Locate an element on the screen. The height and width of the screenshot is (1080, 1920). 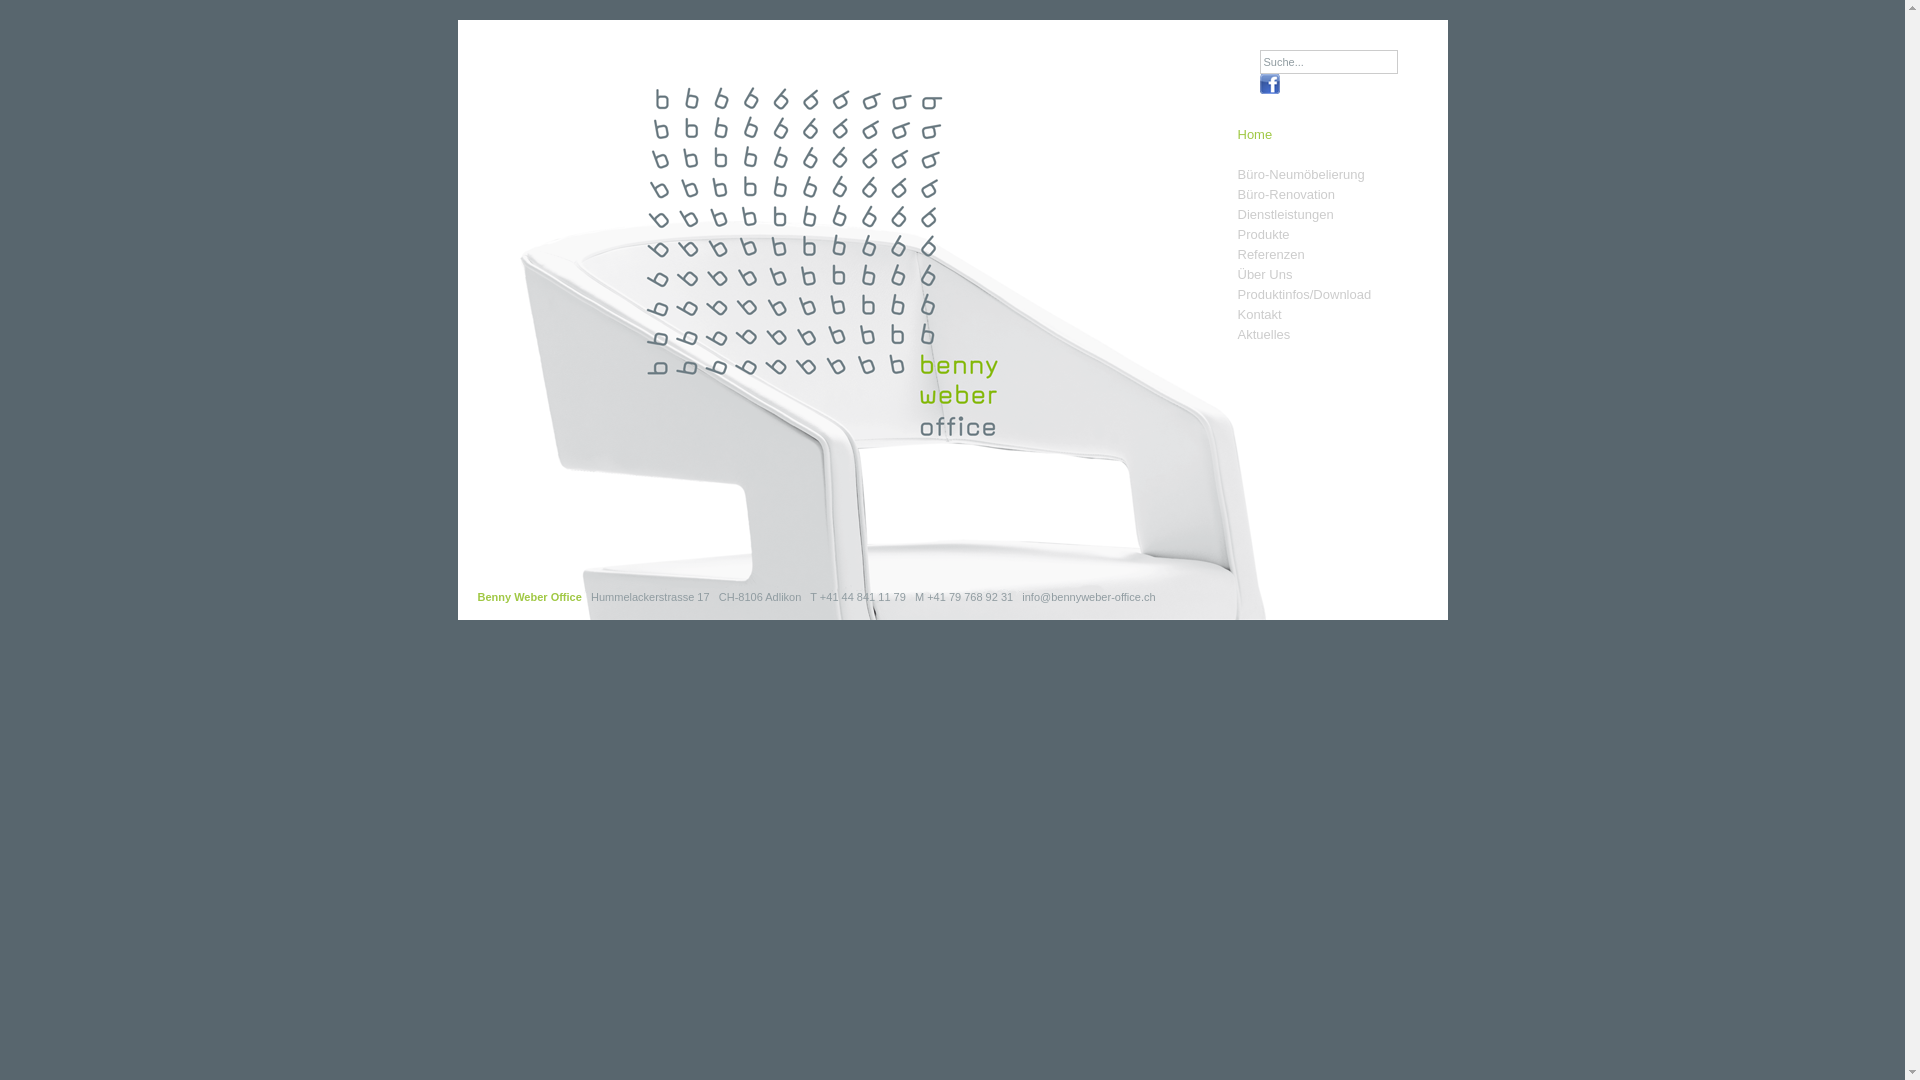
'Dienstleistungen' is located at coordinates (1286, 215).